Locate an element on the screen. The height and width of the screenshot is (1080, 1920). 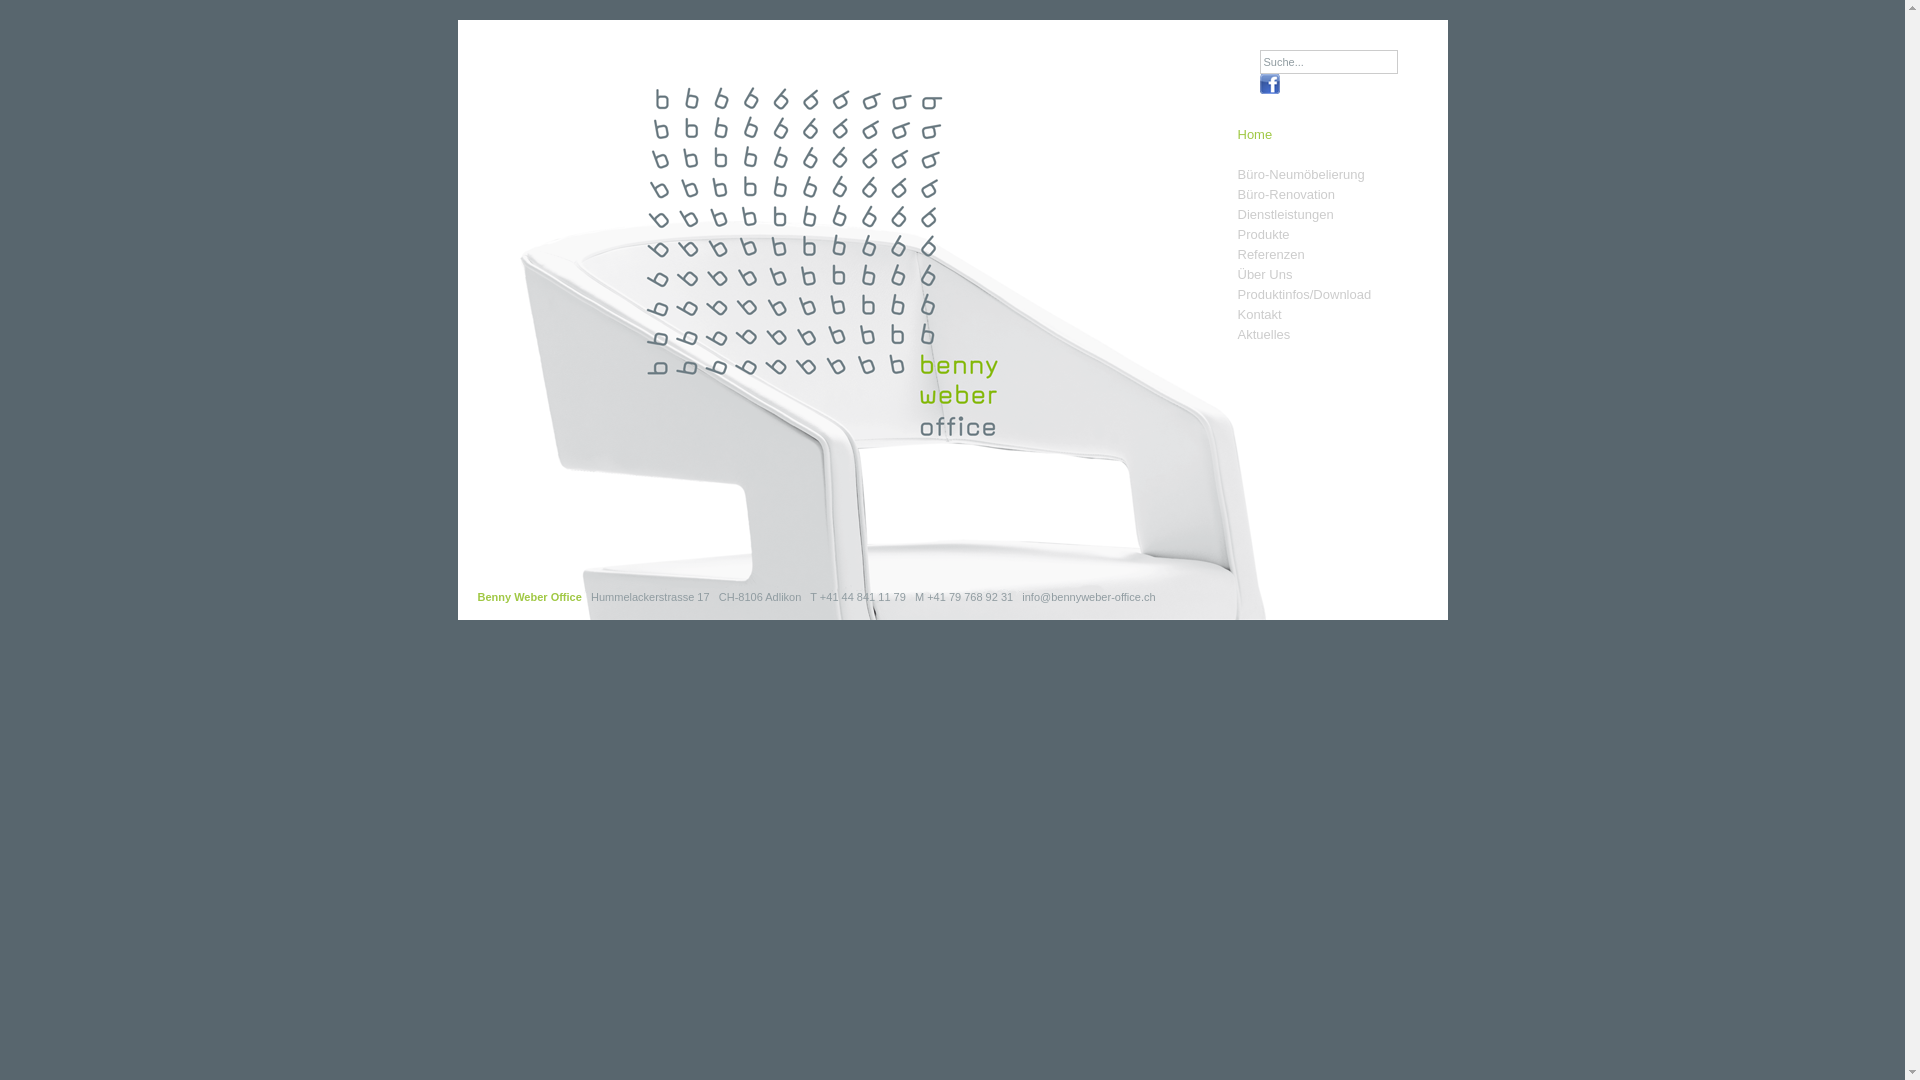
'Dienstleistungen' is located at coordinates (1286, 215).